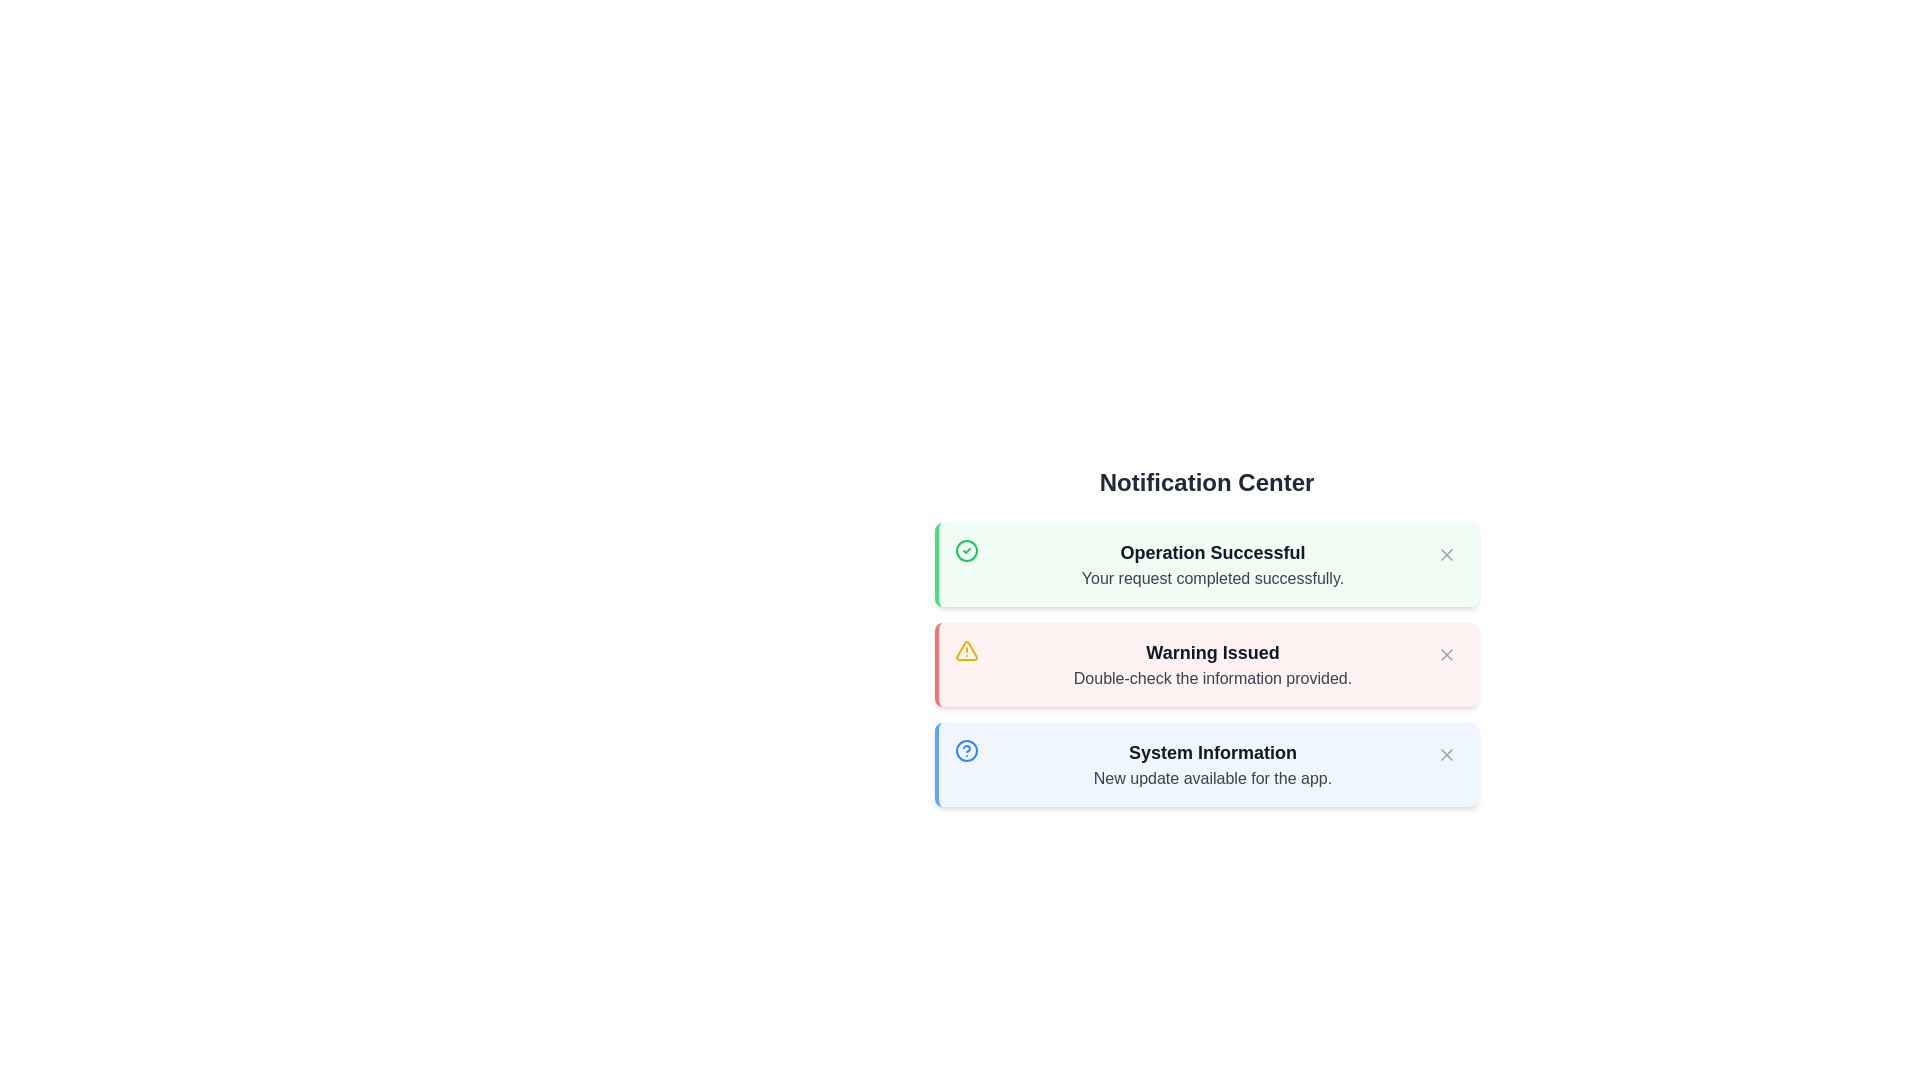  What do you see at coordinates (966, 751) in the screenshot?
I see `the circular outline of the question mark icon located within the 'System Information' notification card, which is the third card from the top` at bounding box center [966, 751].